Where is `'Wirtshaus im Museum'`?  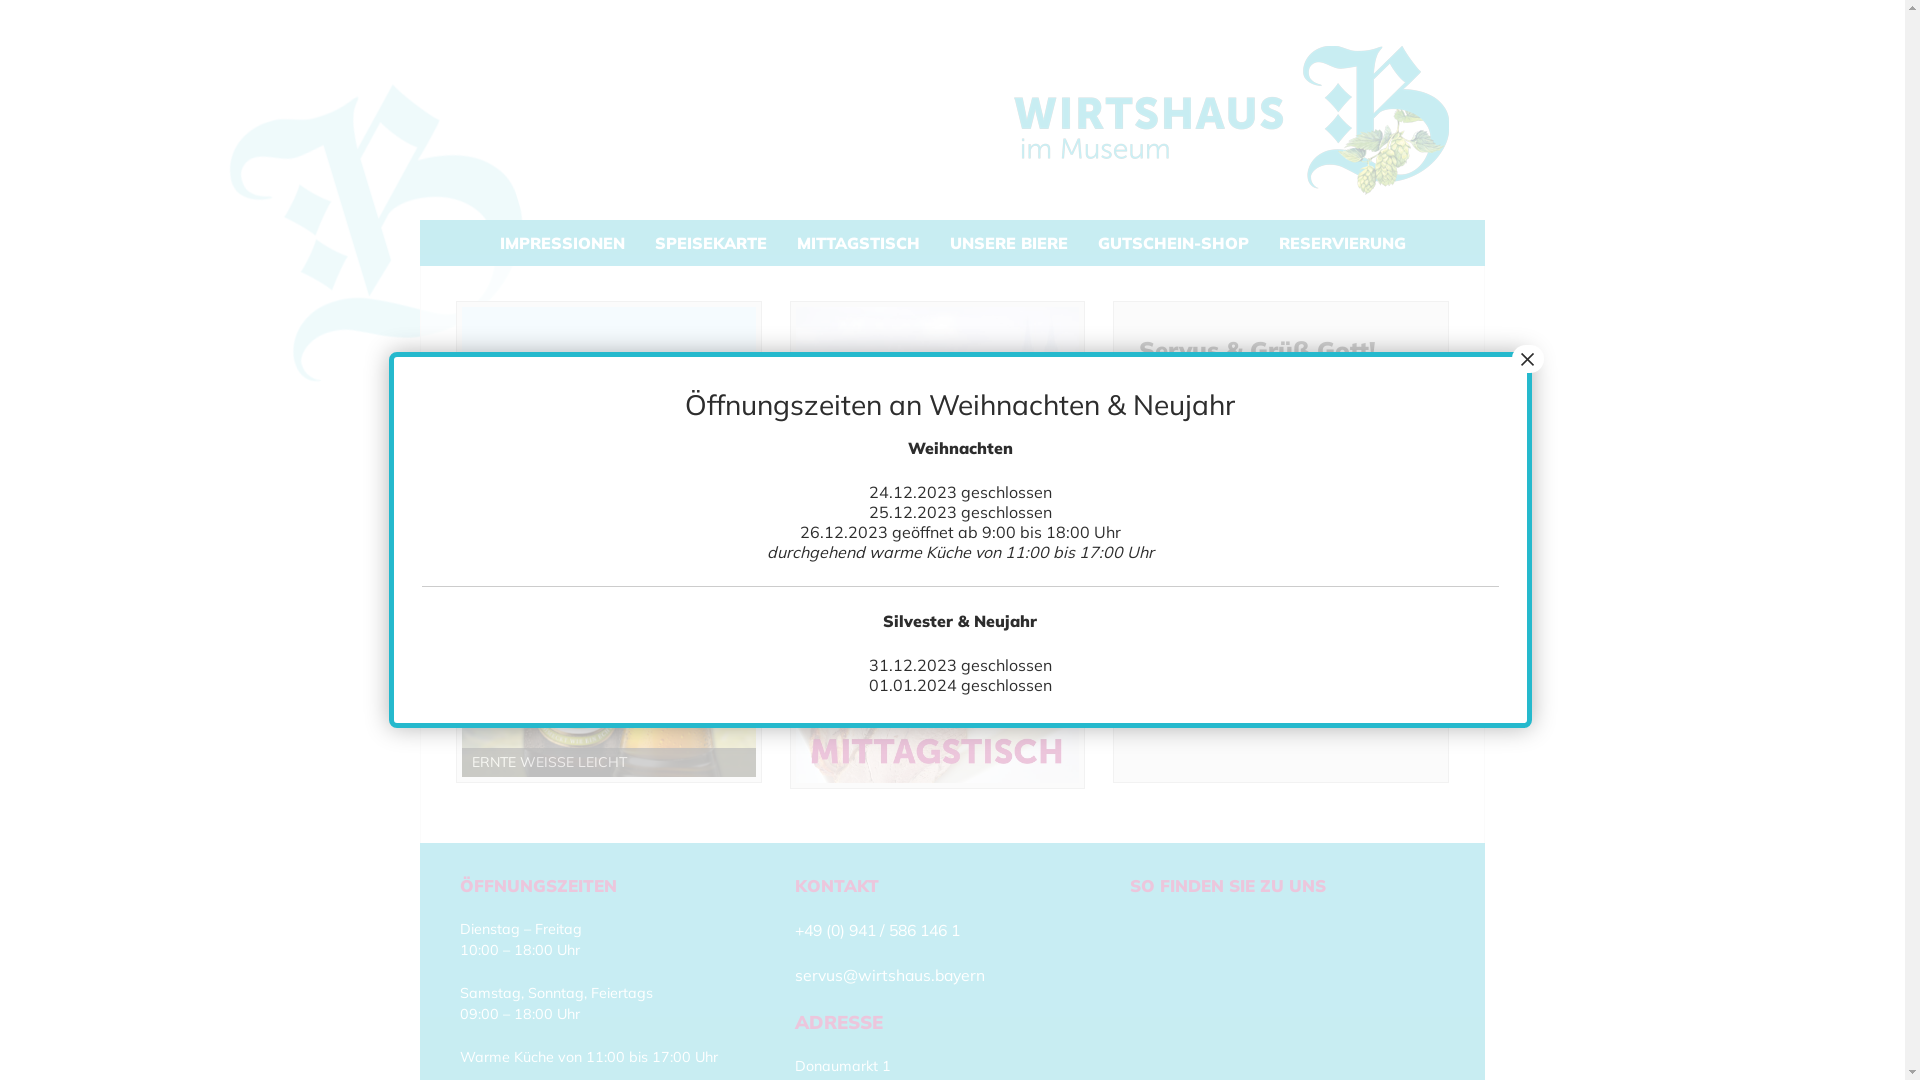
'Wirtshaus im Museum' is located at coordinates (1012, 119).